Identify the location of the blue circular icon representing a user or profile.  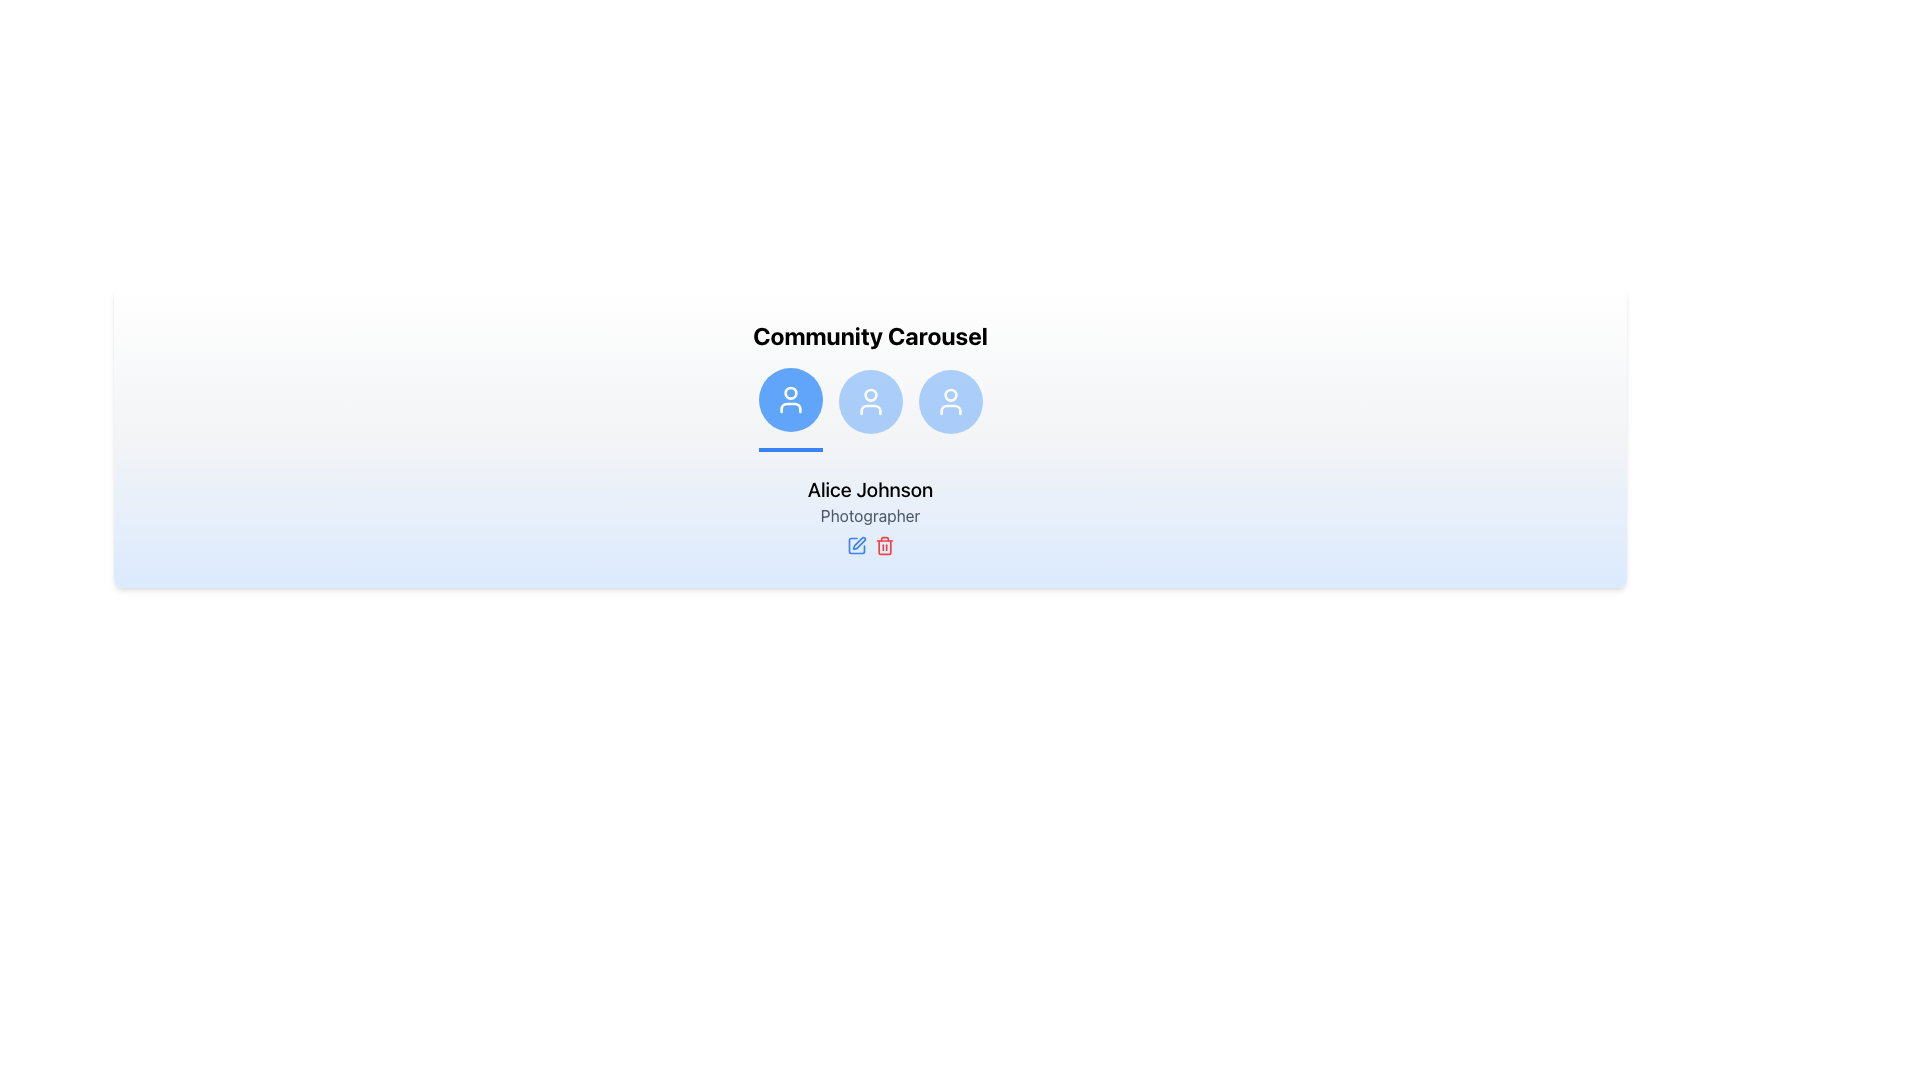
(789, 400).